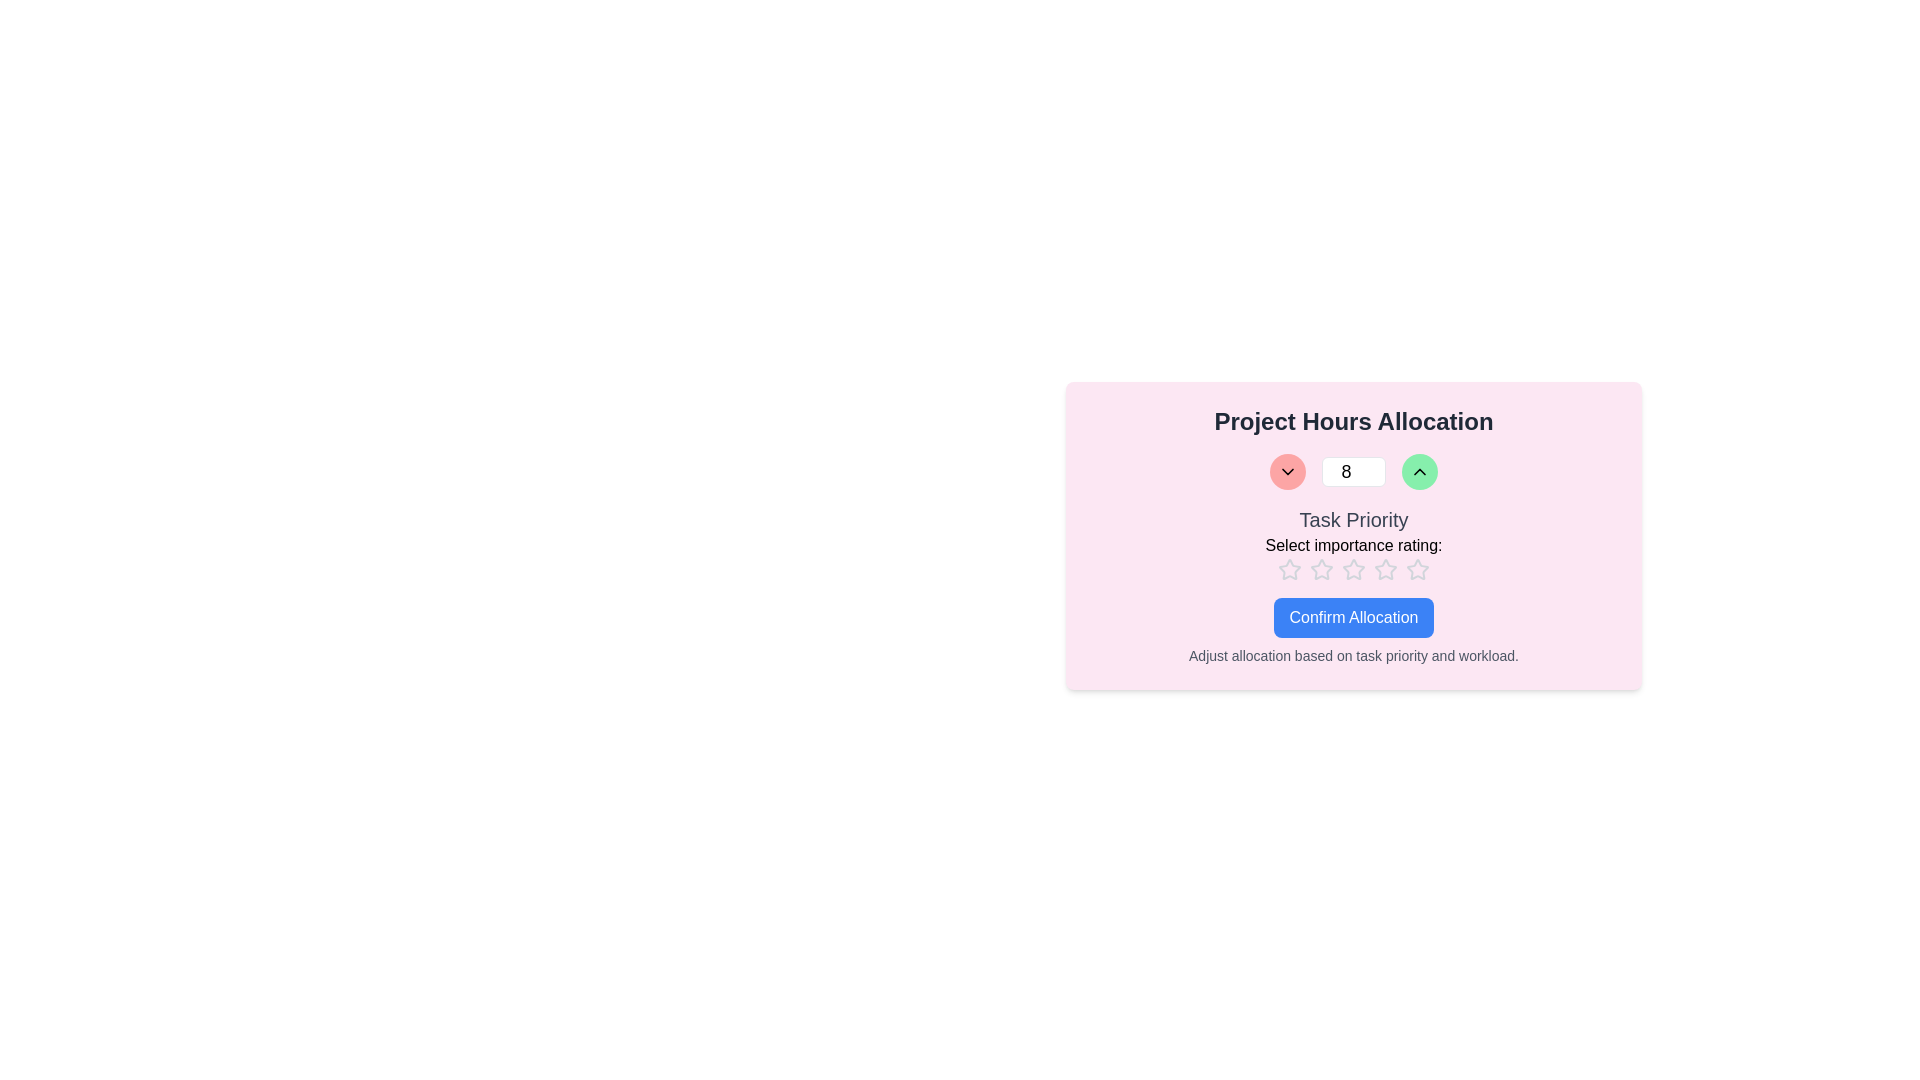  What do you see at coordinates (1353, 632) in the screenshot?
I see `the blue 'Confirm Allocation' button located within the pink card at the bottom of the 'Project Hours Allocation' panel to observe the hover effects` at bounding box center [1353, 632].